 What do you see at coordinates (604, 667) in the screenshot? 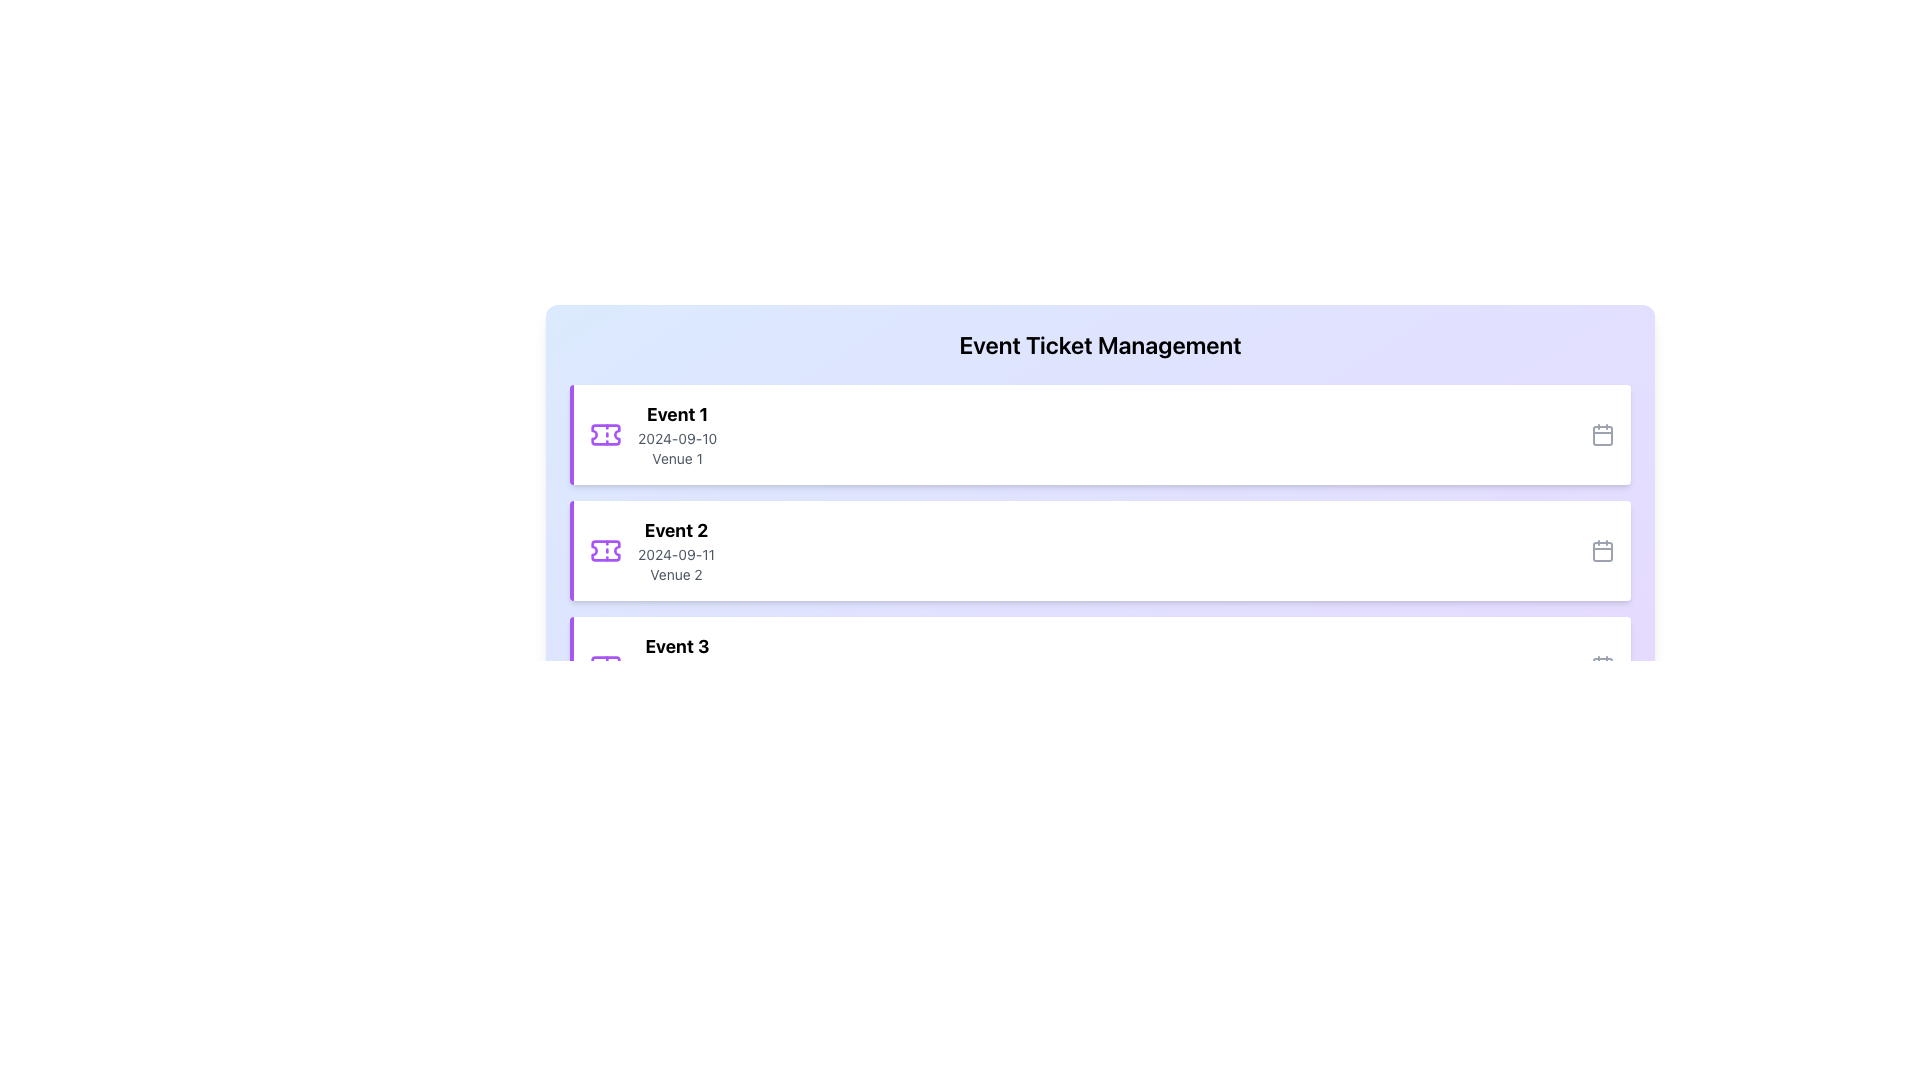
I see `the ticket-shaped icon that signifies the context of 'Event 3', which is located to the left of the associated textual content` at bounding box center [604, 667].